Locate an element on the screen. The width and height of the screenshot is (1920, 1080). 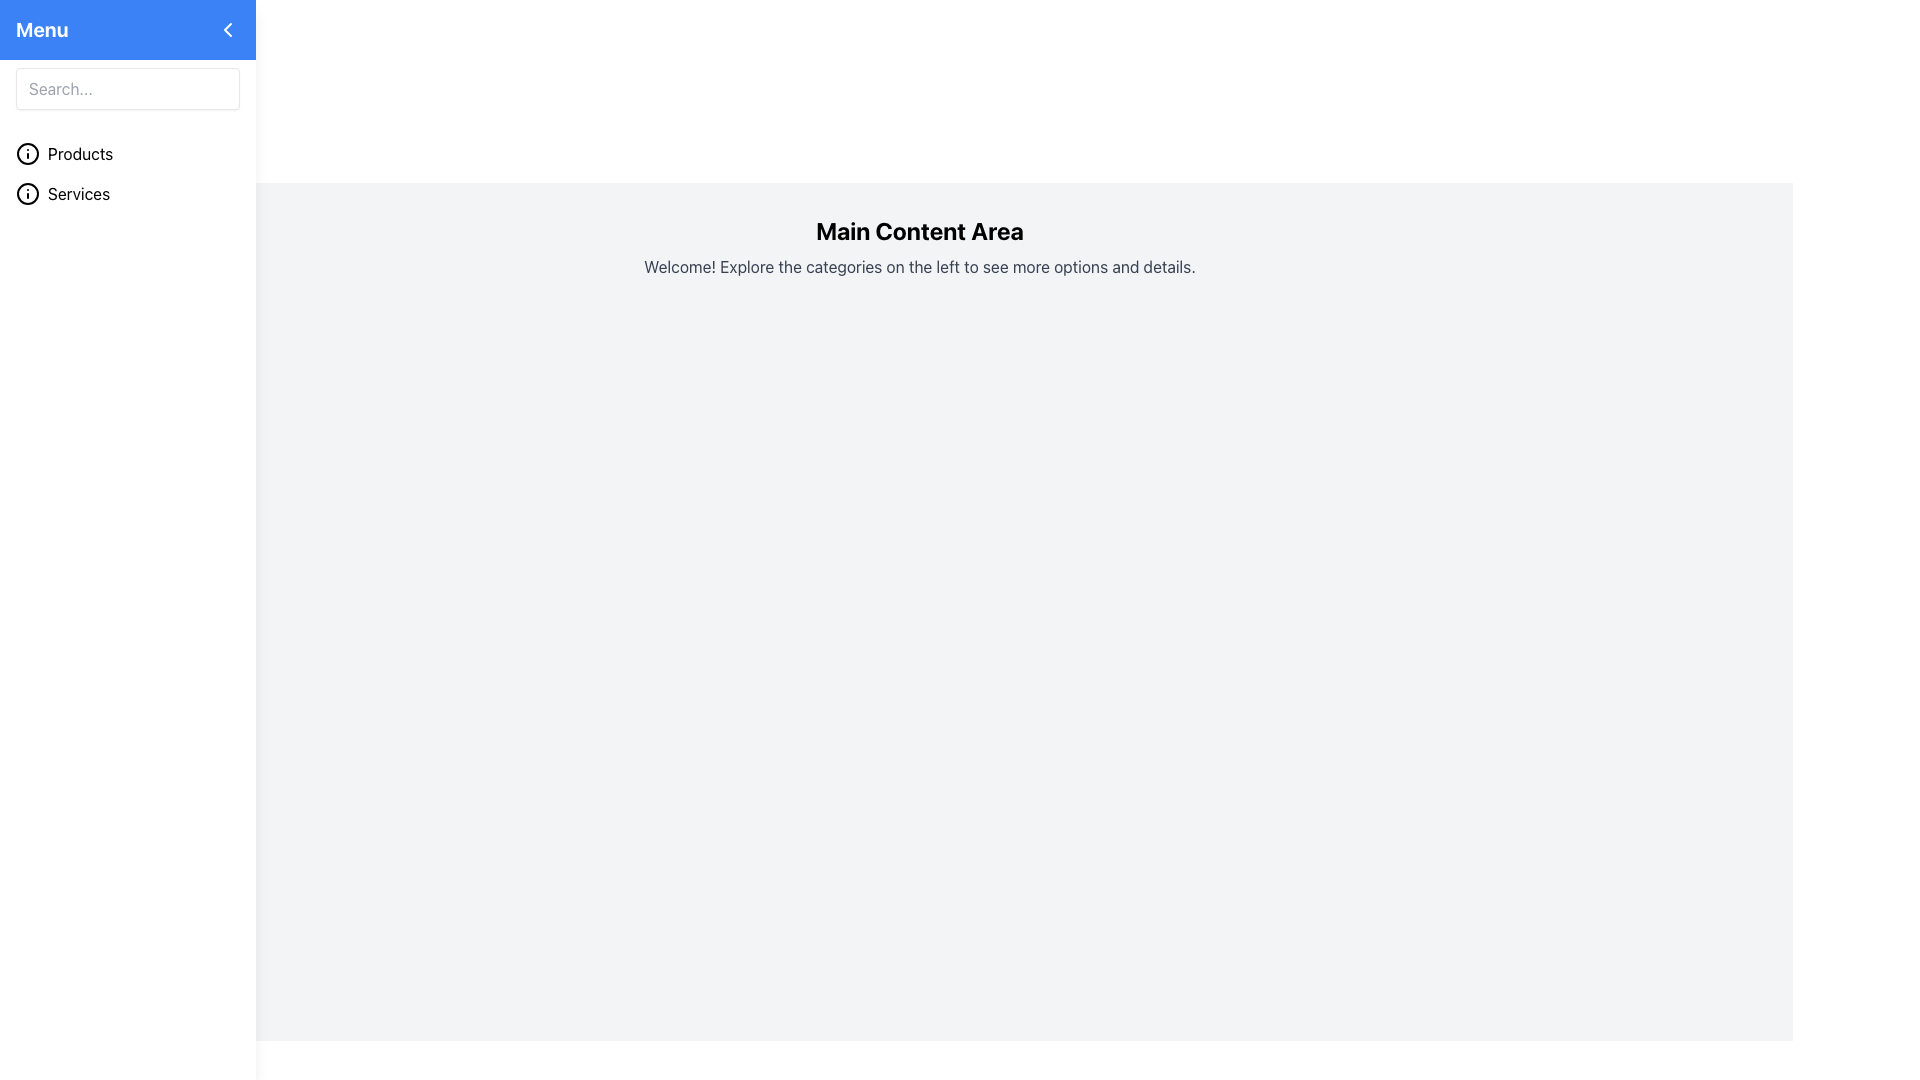
the navigational button located in the top-left section of the main content area is located at coordinates (58, 195).